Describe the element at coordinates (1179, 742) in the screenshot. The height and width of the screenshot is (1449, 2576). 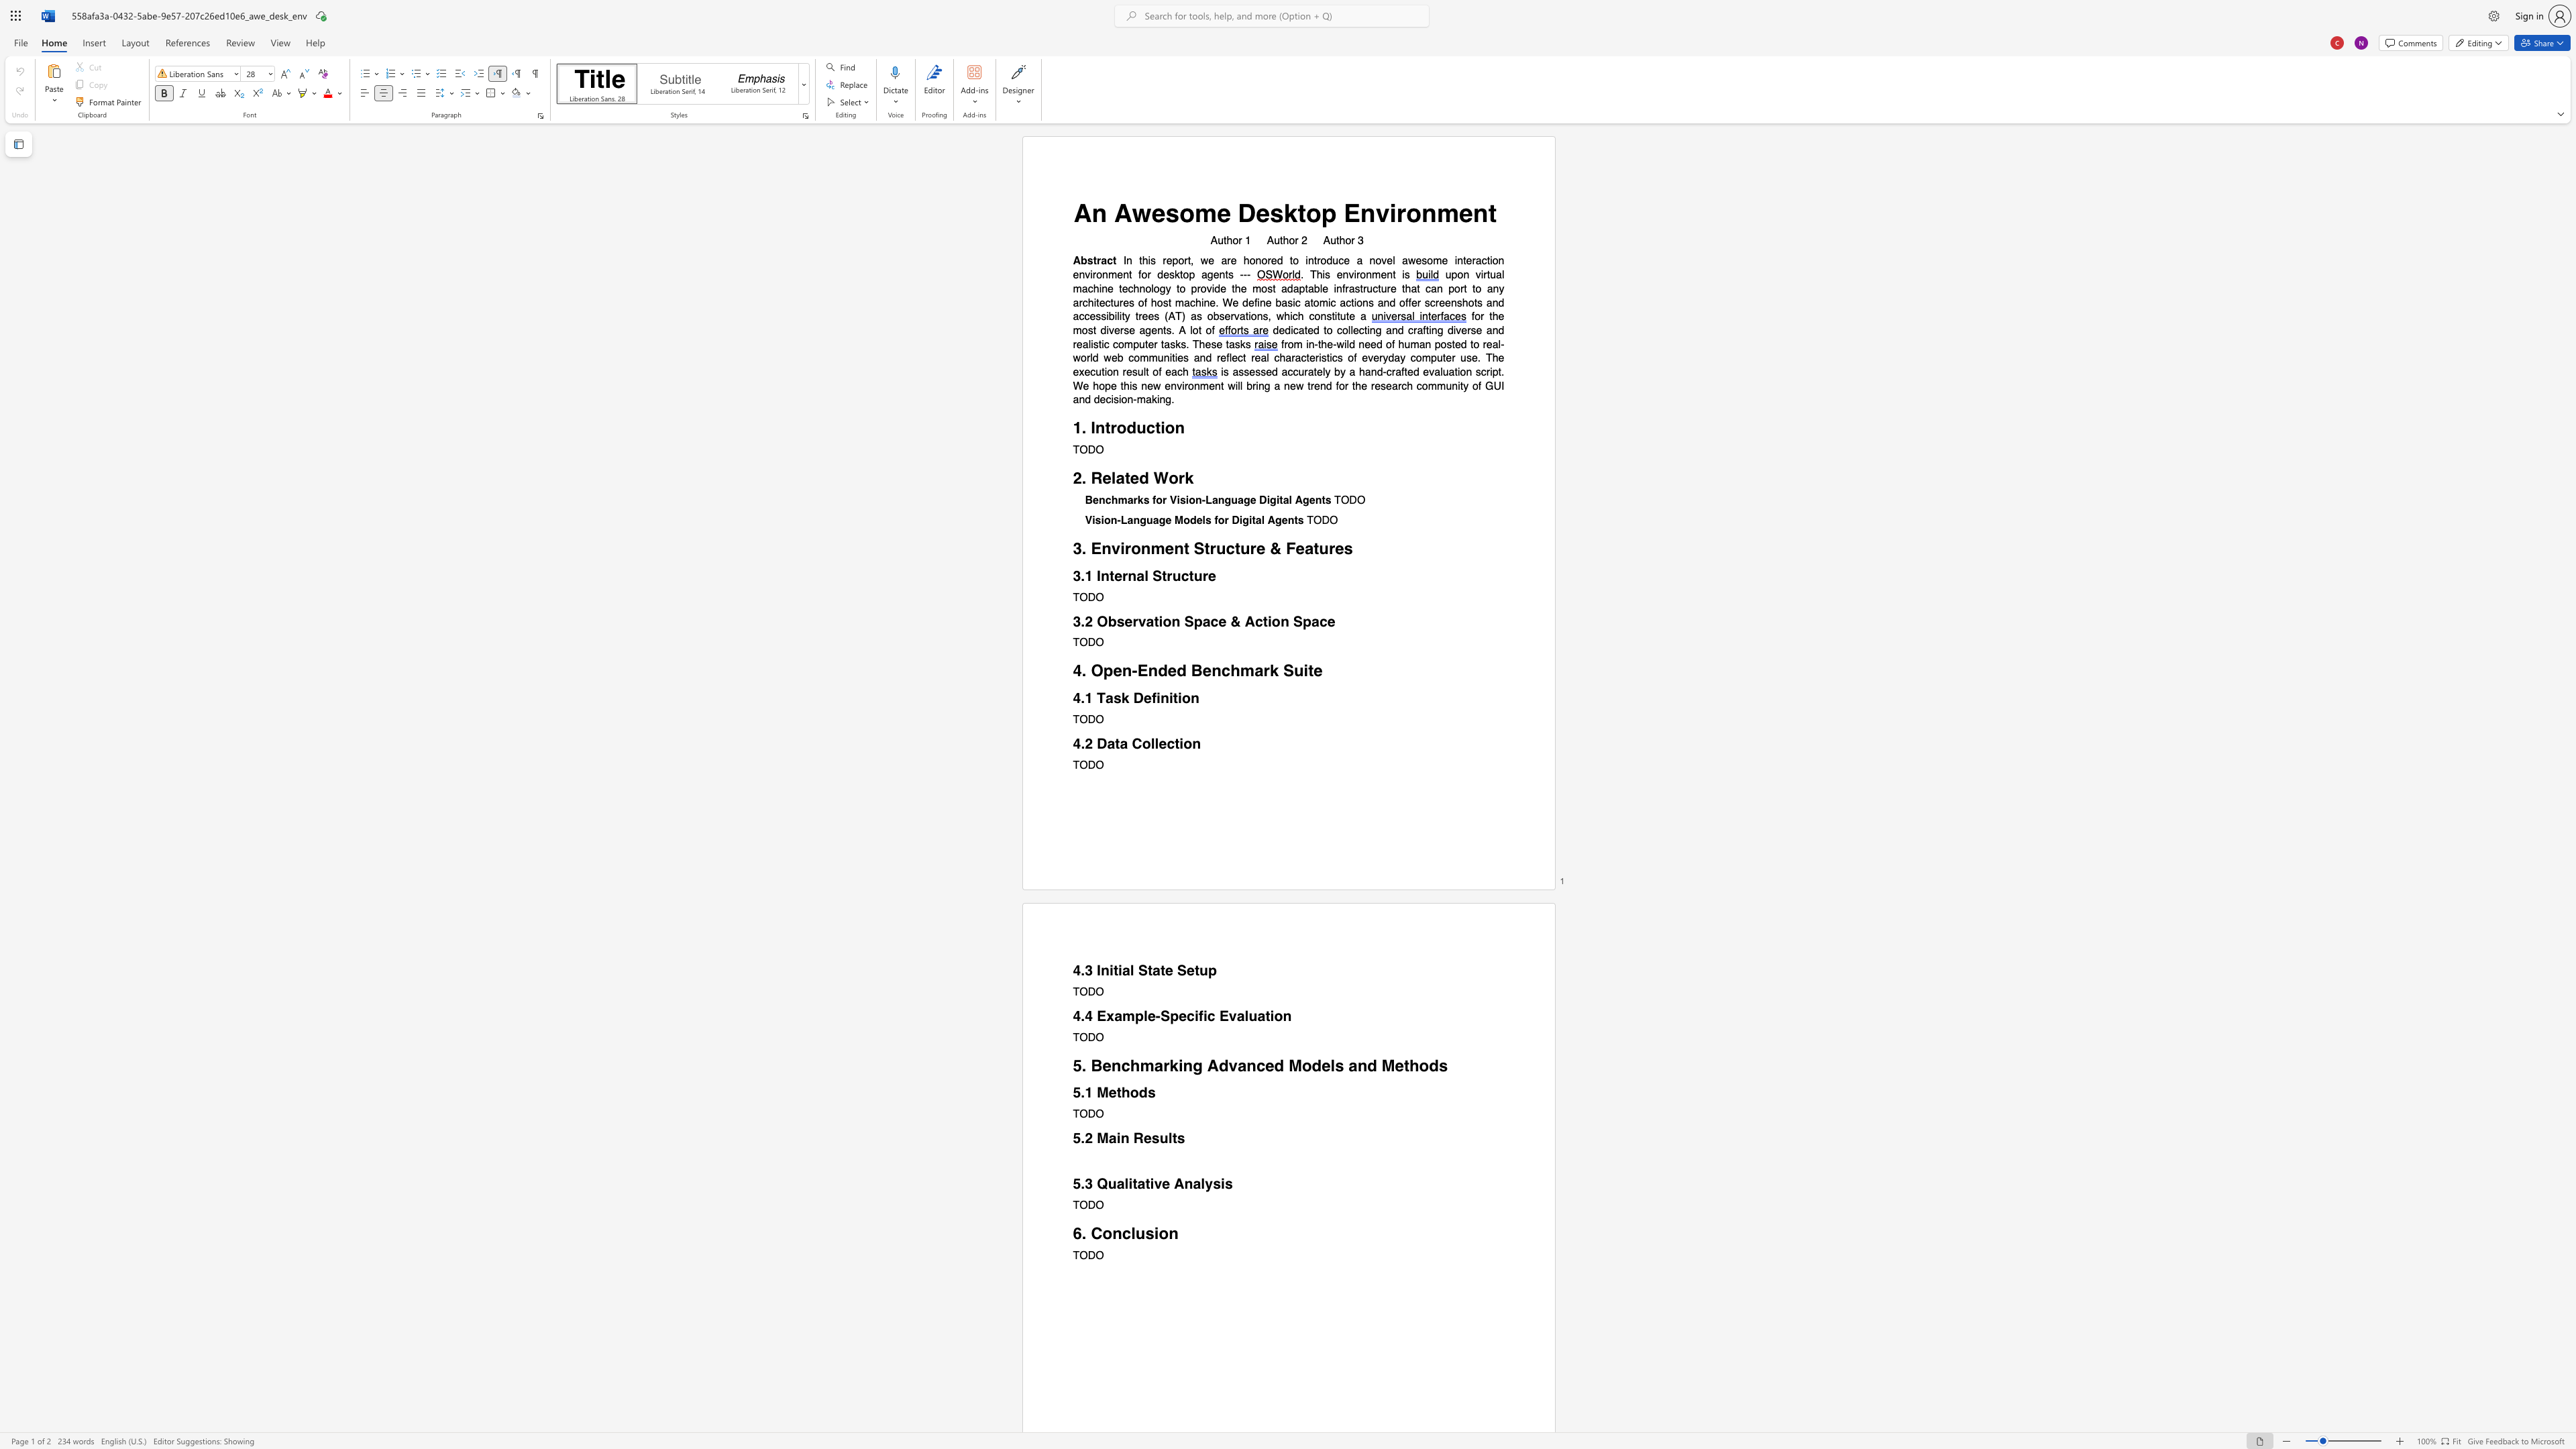
I see `the subset text "io" within the text "Data Collection"` at that location.